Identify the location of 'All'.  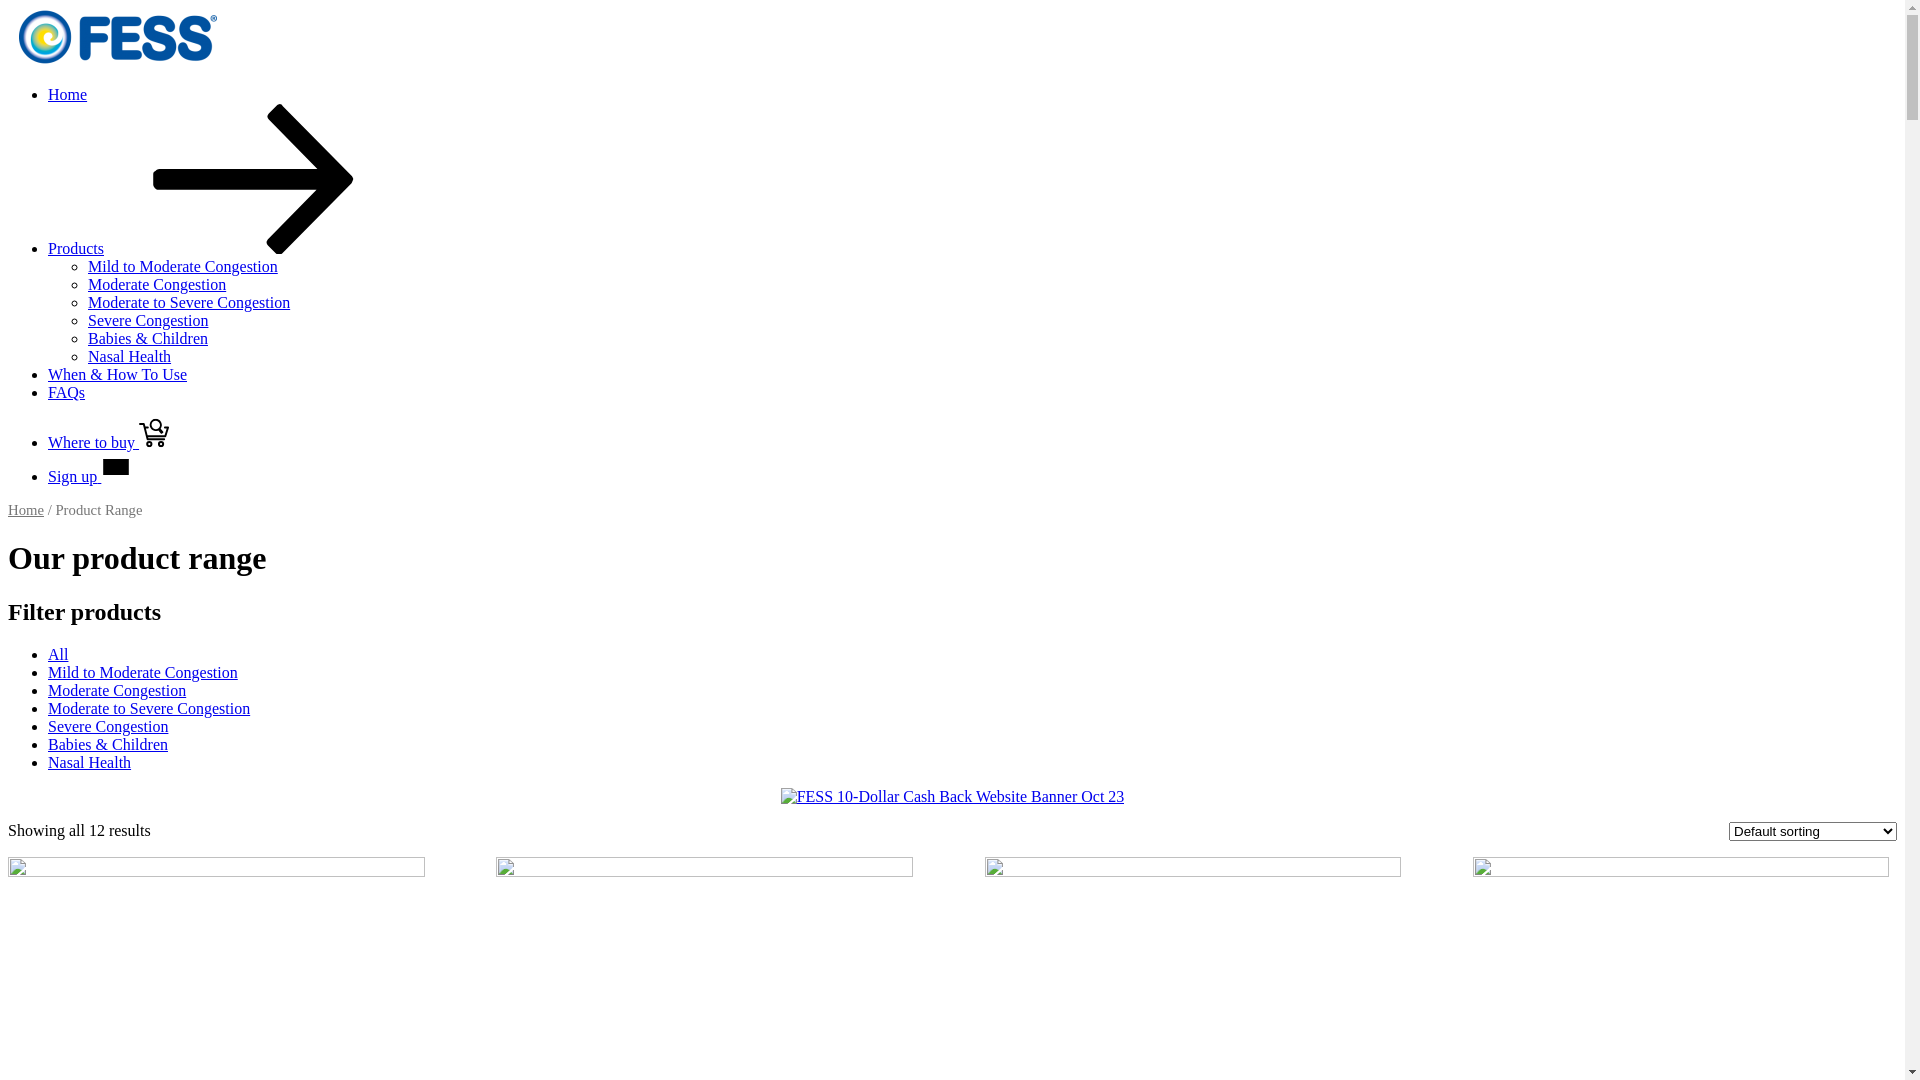
(57, 654).